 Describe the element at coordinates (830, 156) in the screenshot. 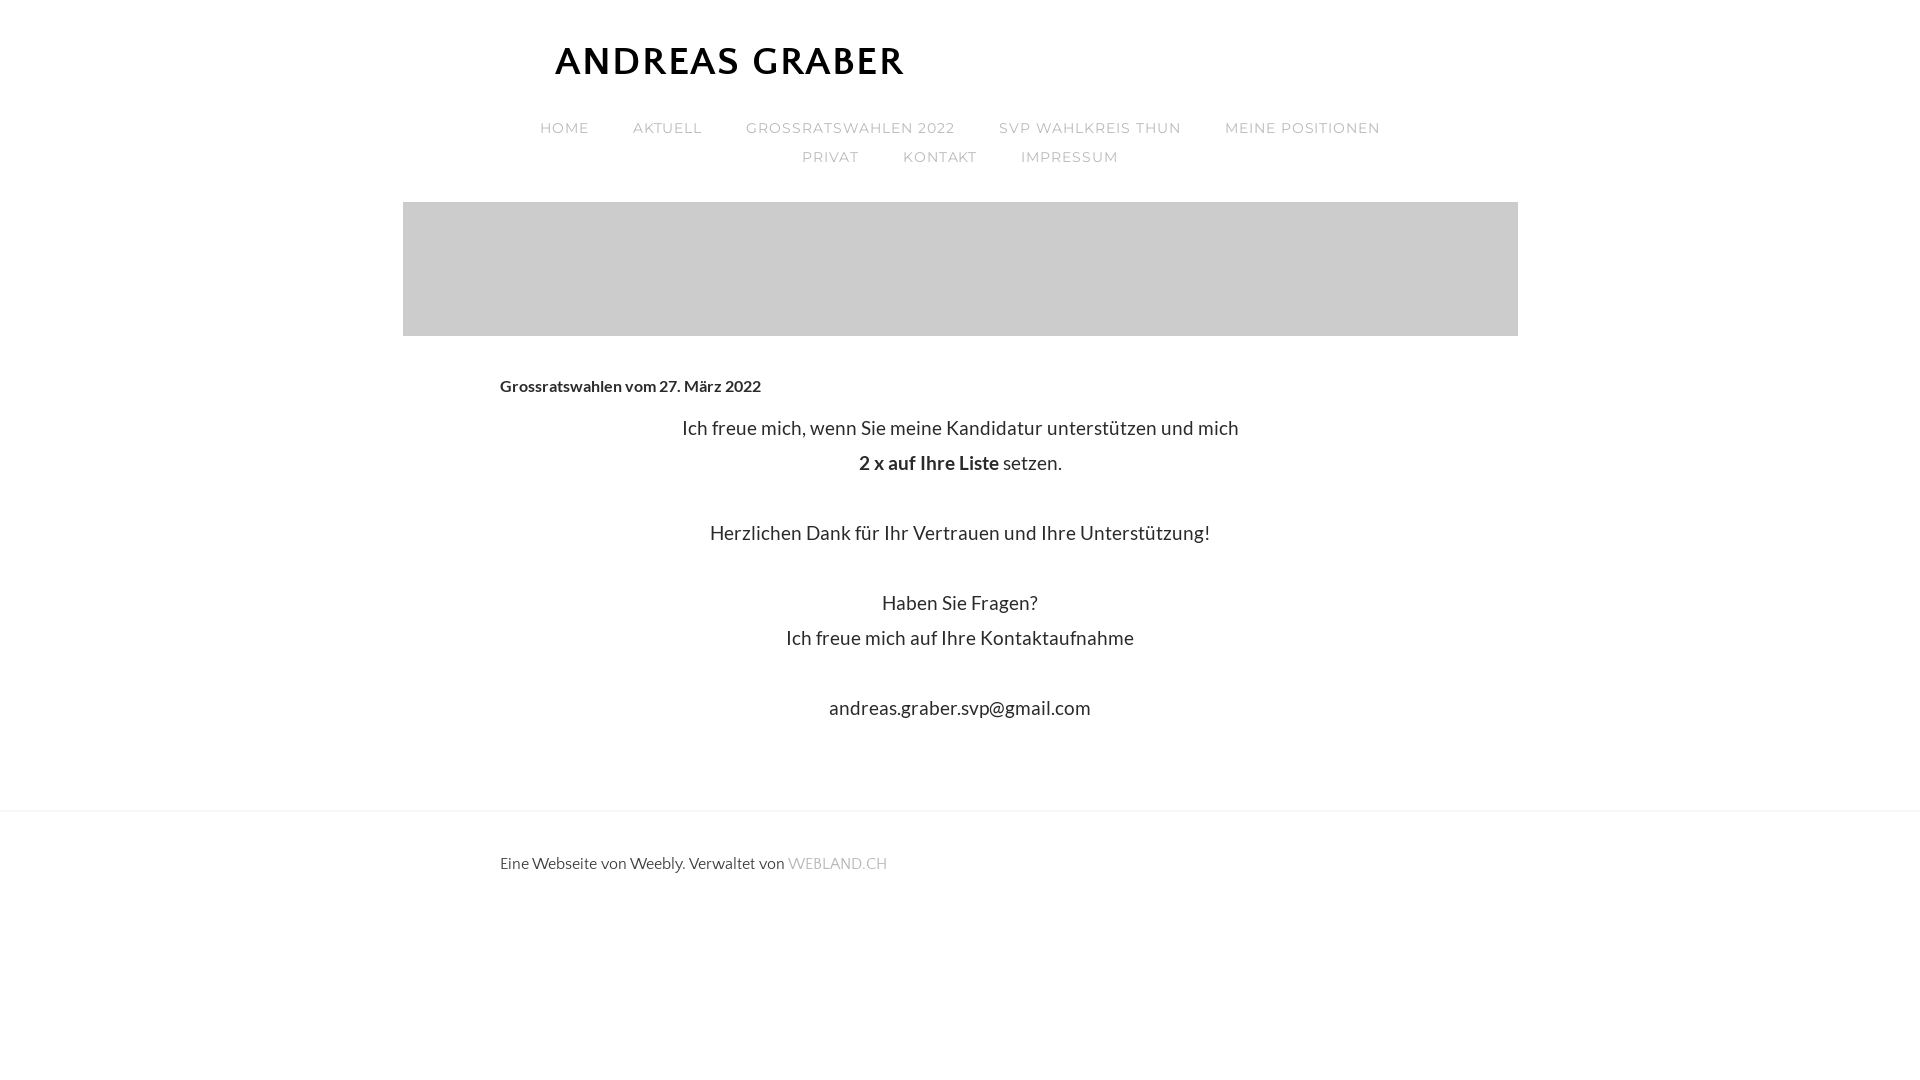

I see `'PRIVAT'` at that location.